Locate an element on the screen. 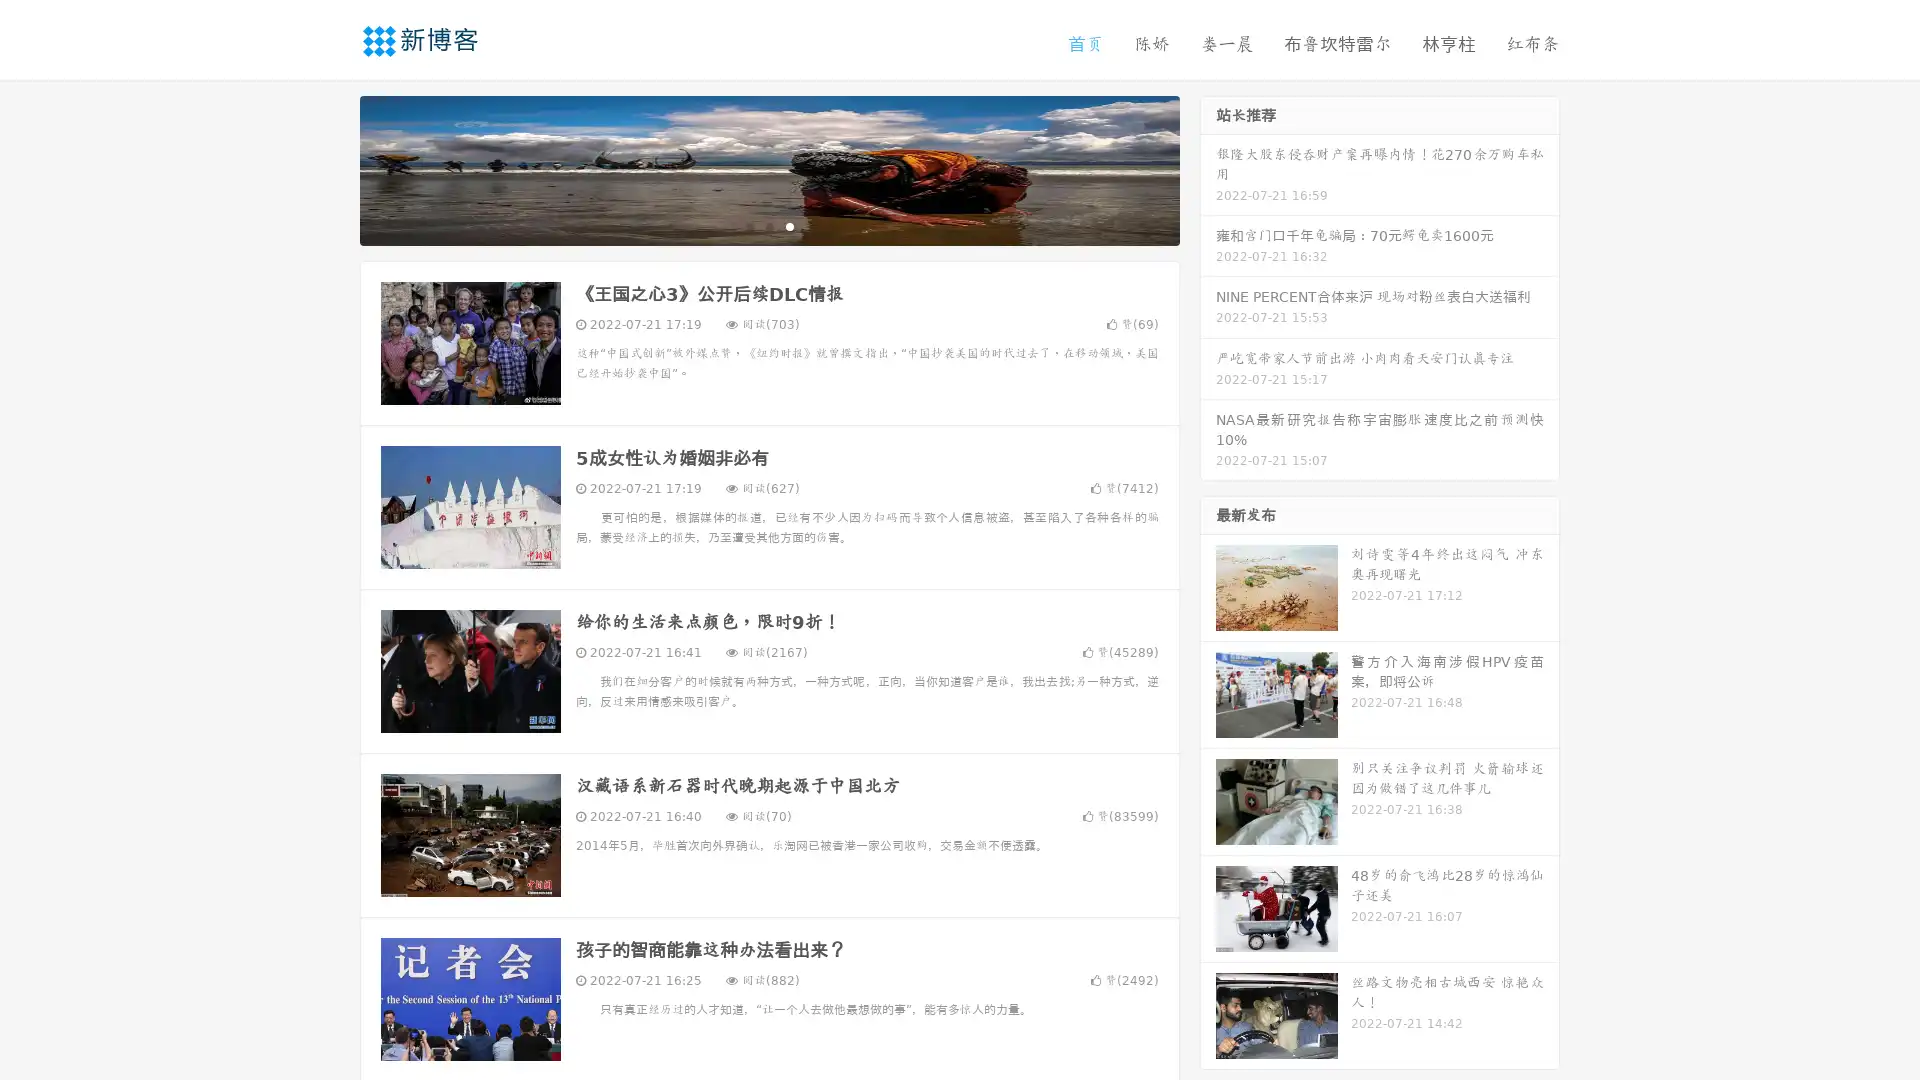  Go to slide 1 is located at coordinates (748, 225).